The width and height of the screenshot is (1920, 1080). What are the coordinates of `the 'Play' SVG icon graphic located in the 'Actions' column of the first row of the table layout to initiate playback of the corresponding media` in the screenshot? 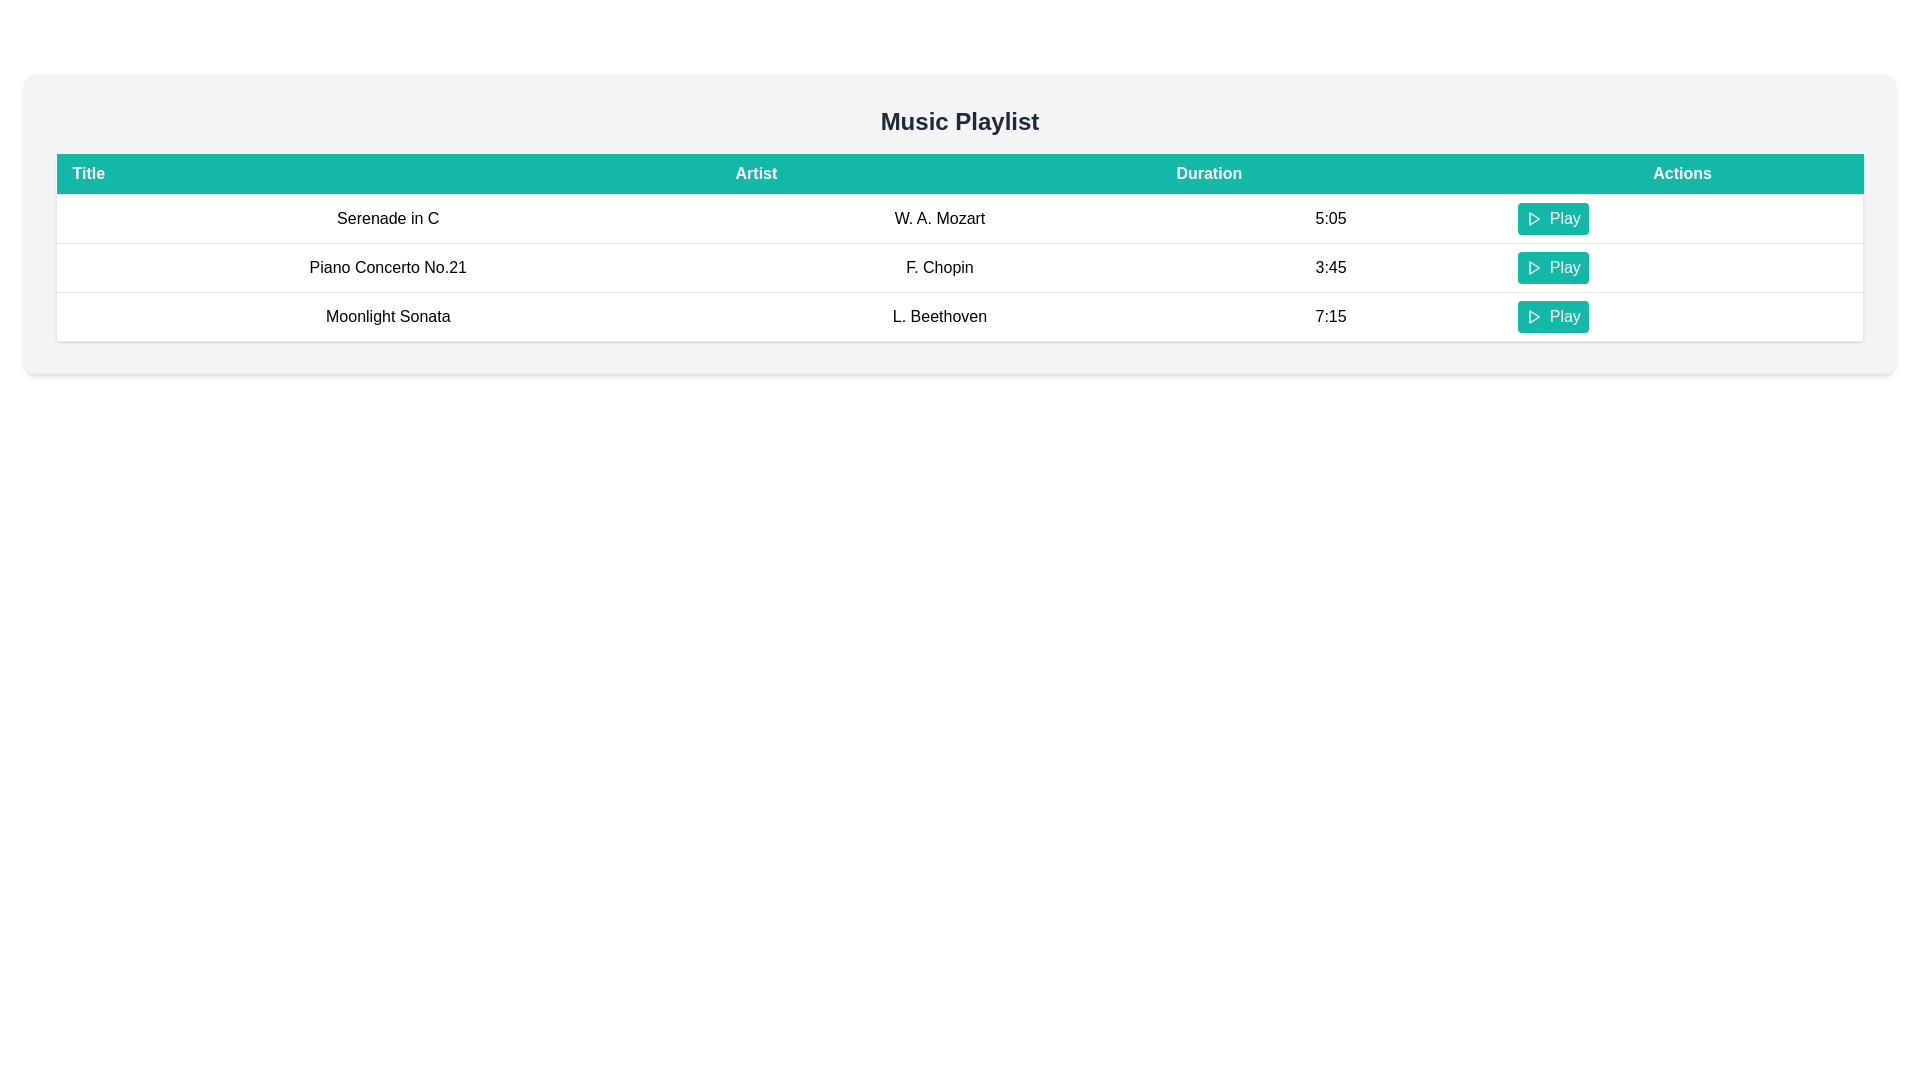 It's located at (1532, 219).